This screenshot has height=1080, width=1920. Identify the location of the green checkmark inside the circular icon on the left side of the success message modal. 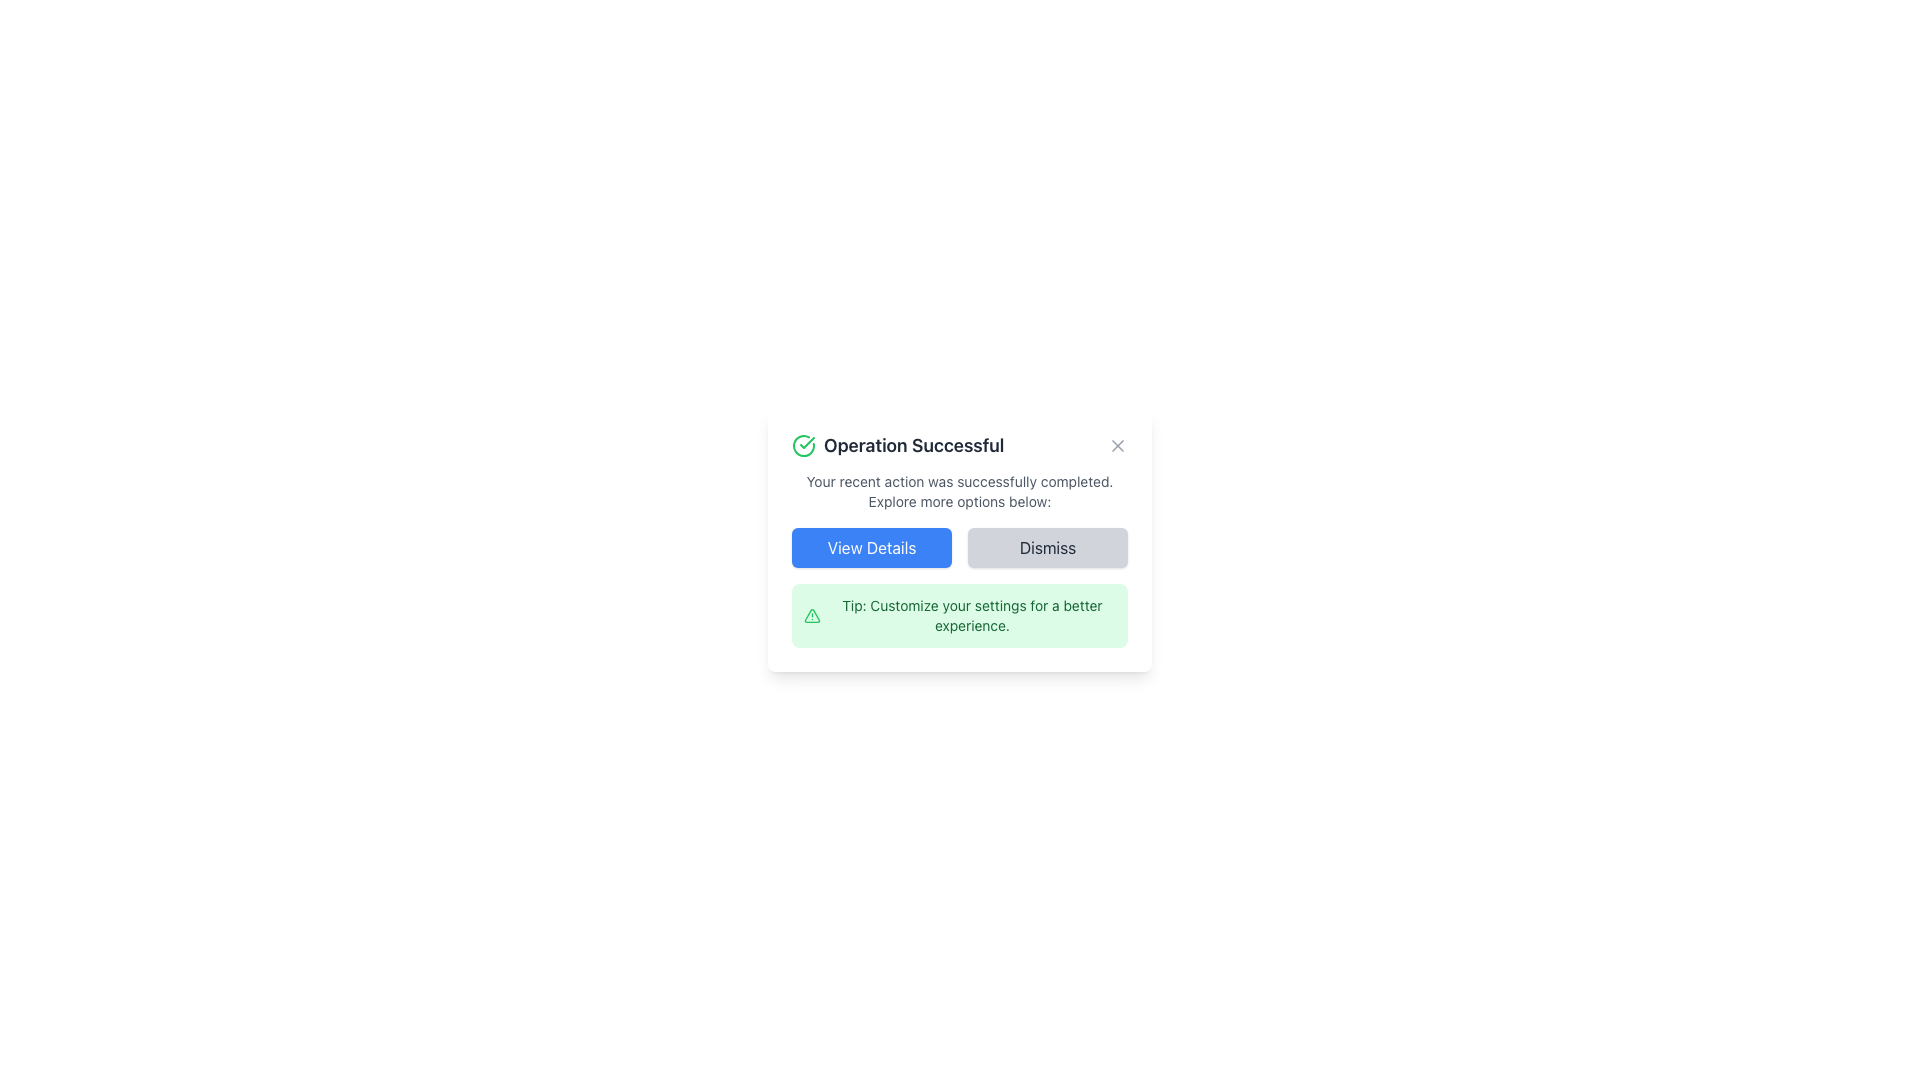
(807, 442).